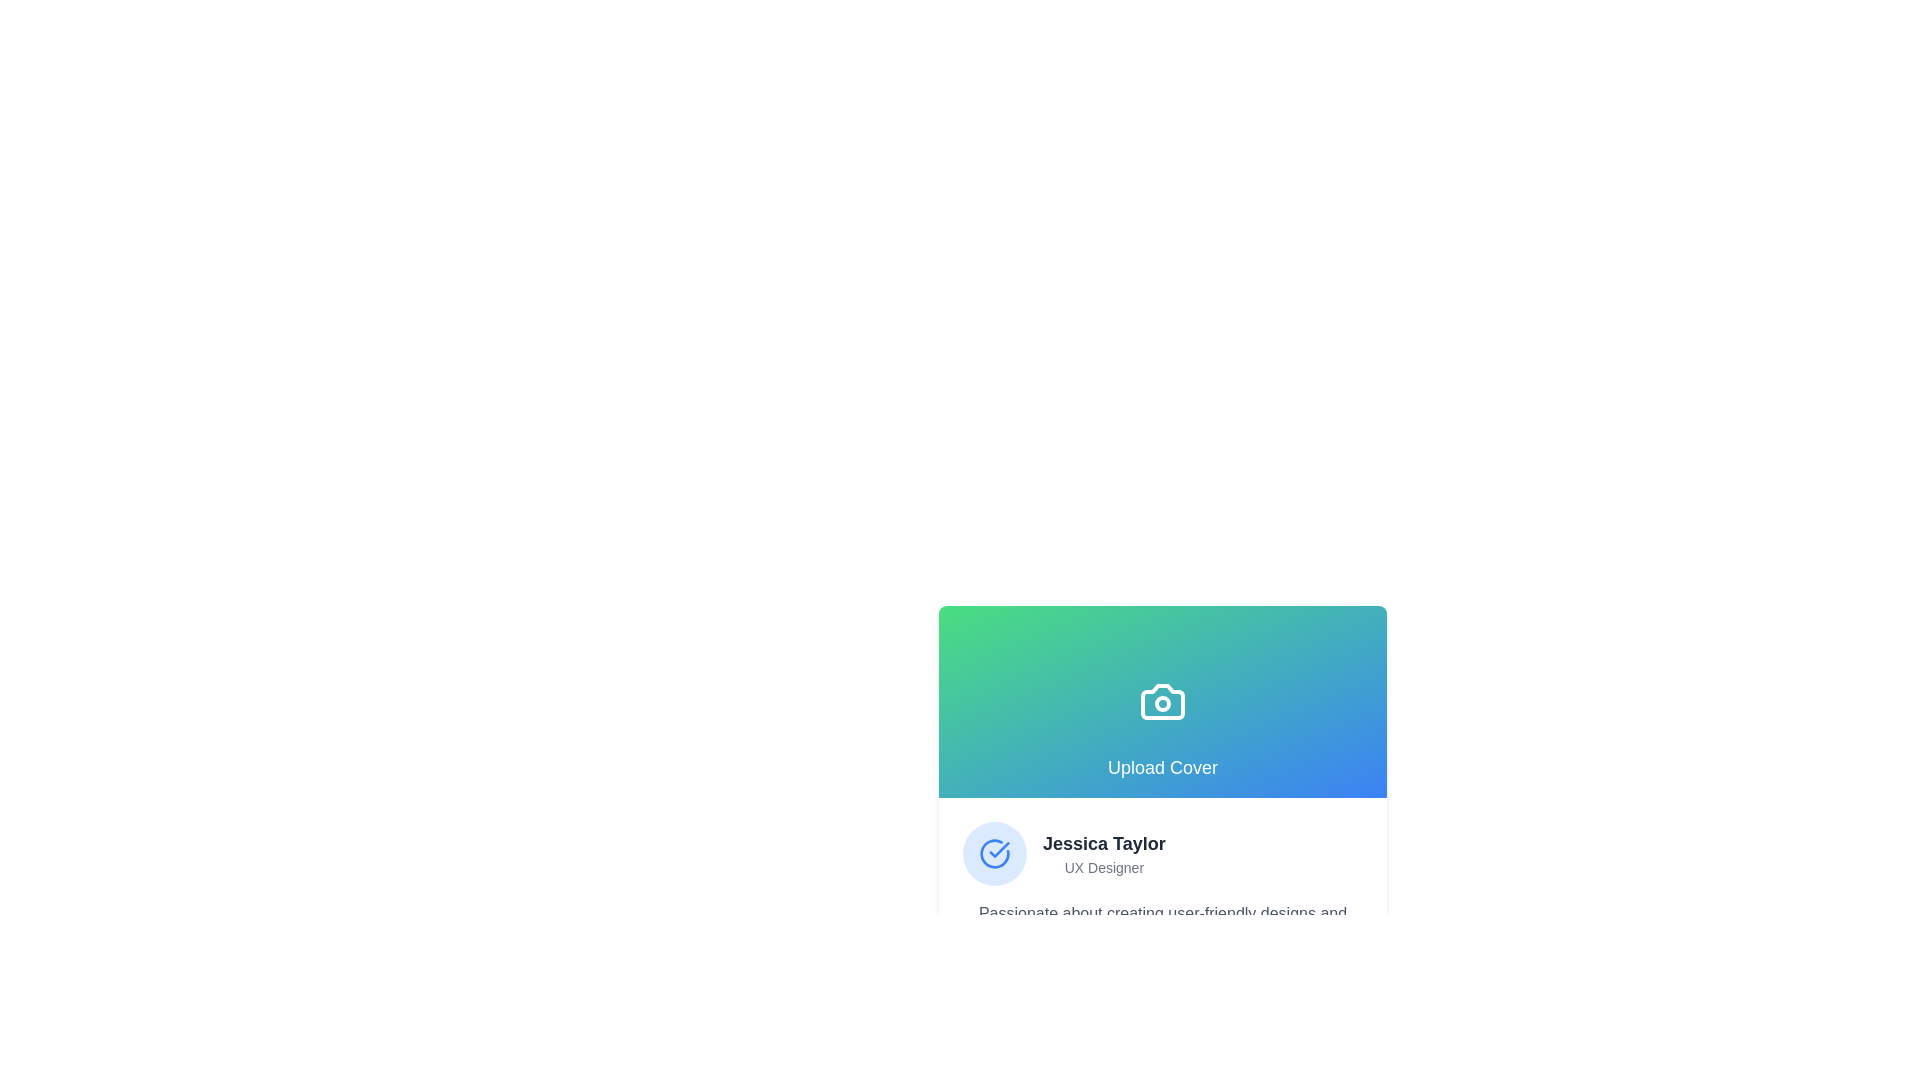  What do you see at coordinates (1162, 701) in the screenshot?
I see `the 'Upload Cover' button, which is centrally located within a rectangle that transitions from green to blue and is labeled below the icon` at bounding box center [1162, 701].